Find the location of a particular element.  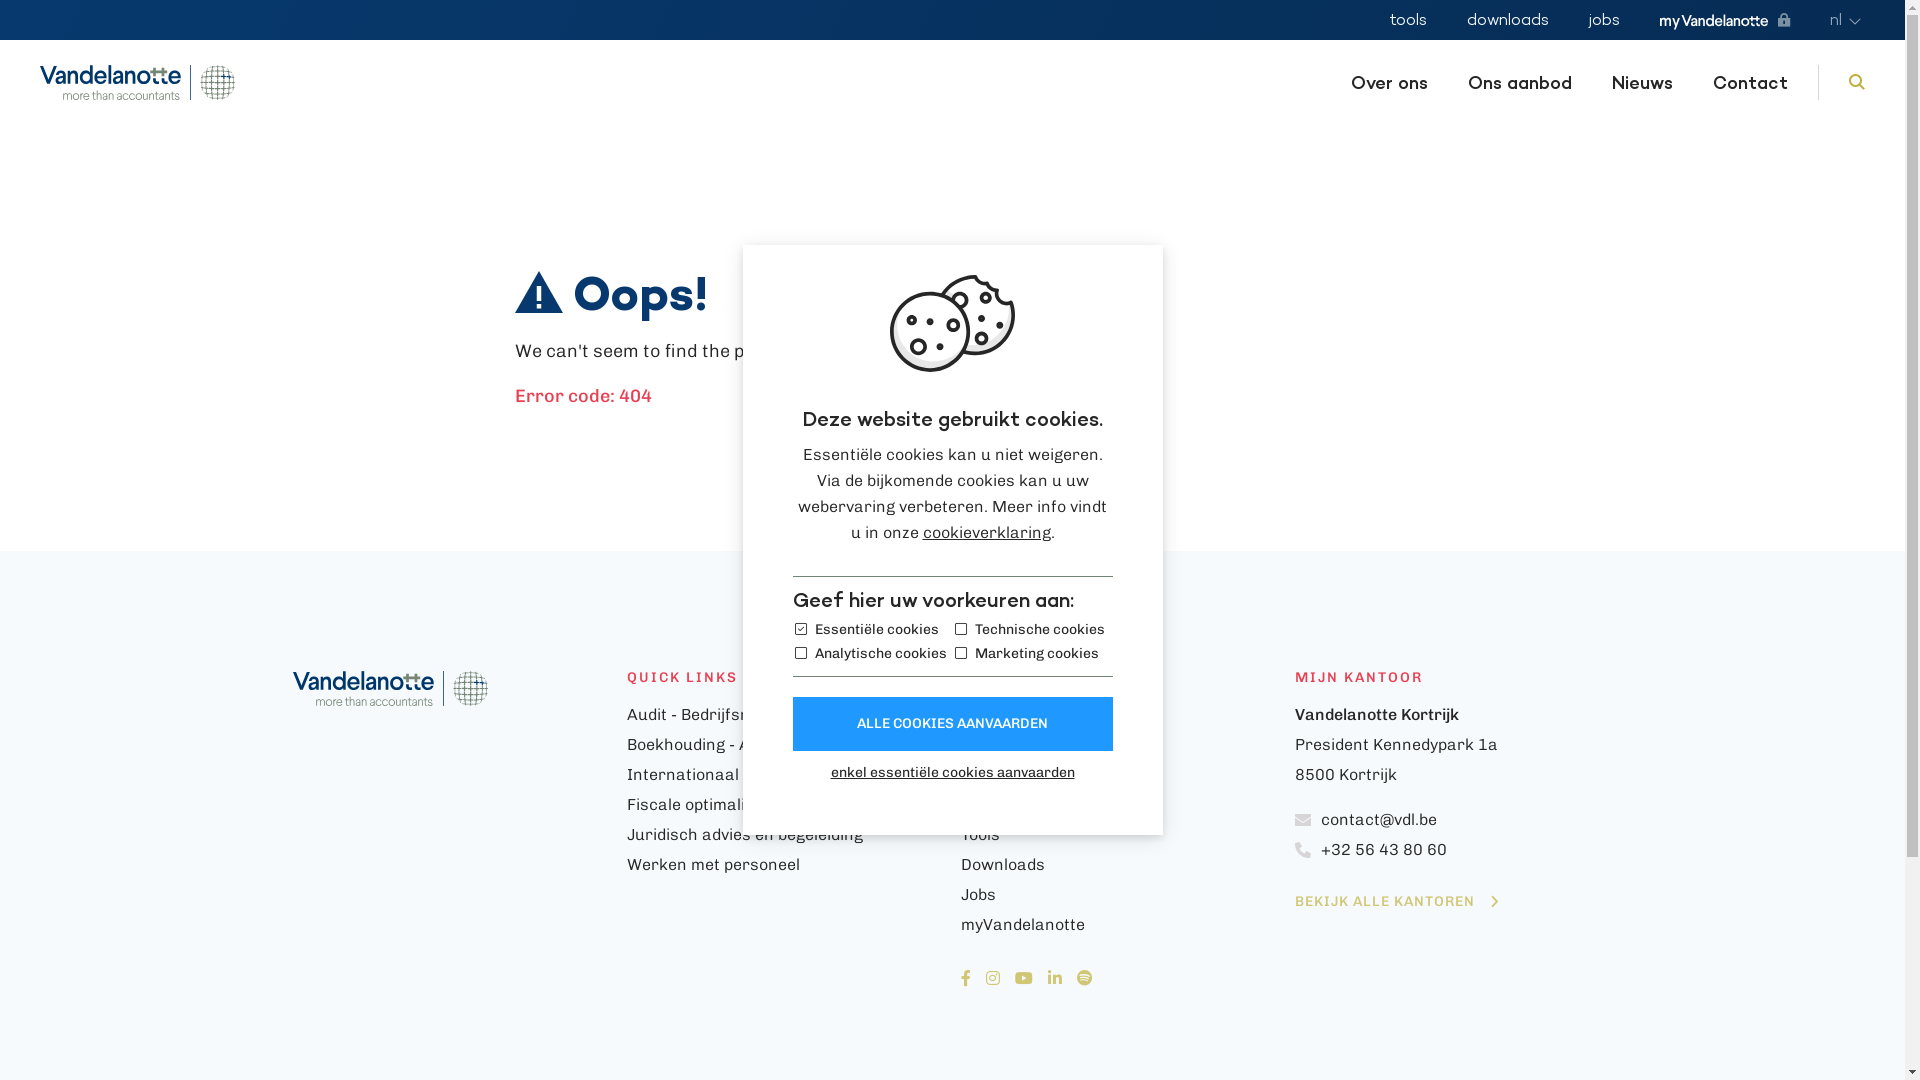

'contact@vdl.be' is located at coordinates (1453, 820).